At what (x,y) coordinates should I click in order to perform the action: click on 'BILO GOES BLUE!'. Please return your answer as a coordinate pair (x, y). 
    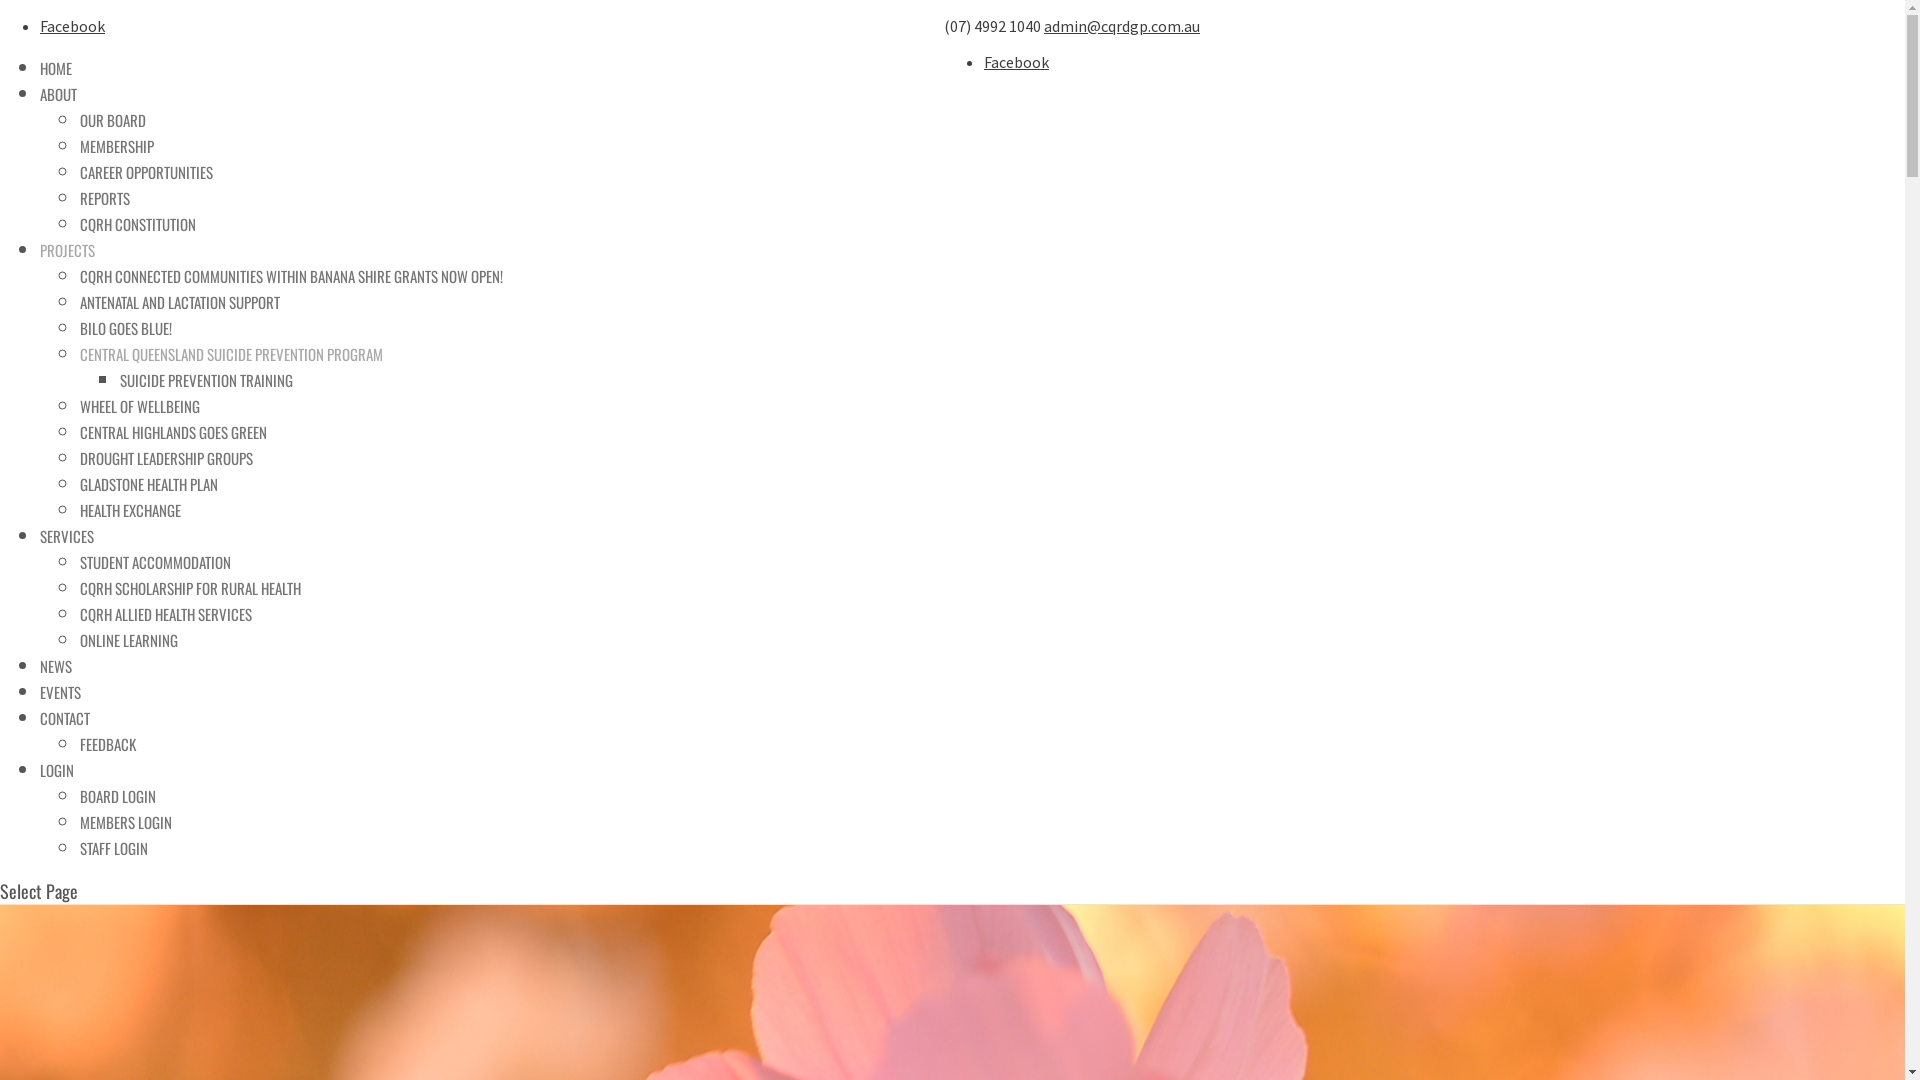
    Looking at the image, I should click on (124, 326).